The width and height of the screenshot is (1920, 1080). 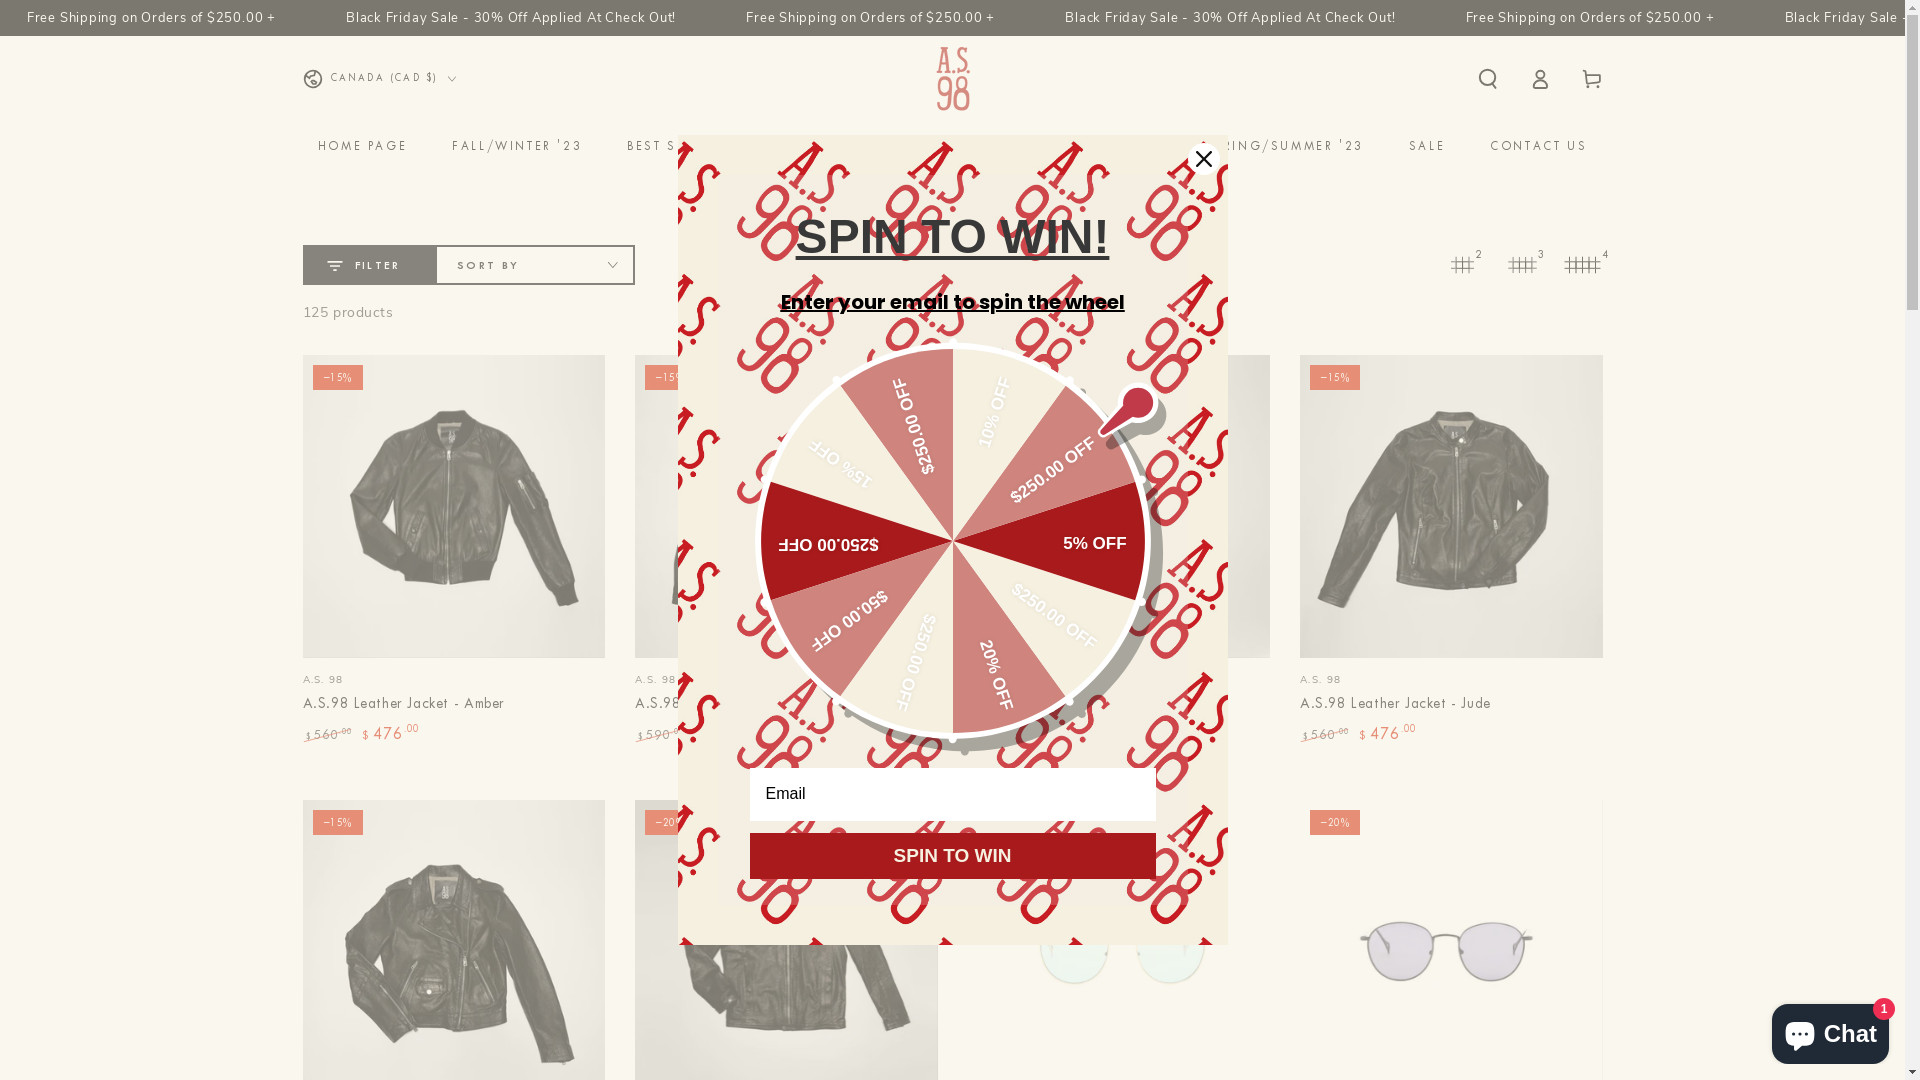 What do you see at coordinates (362, 144) in the screenshot?
I see `'HOME PAGE'` at bounding box center [362, 144].